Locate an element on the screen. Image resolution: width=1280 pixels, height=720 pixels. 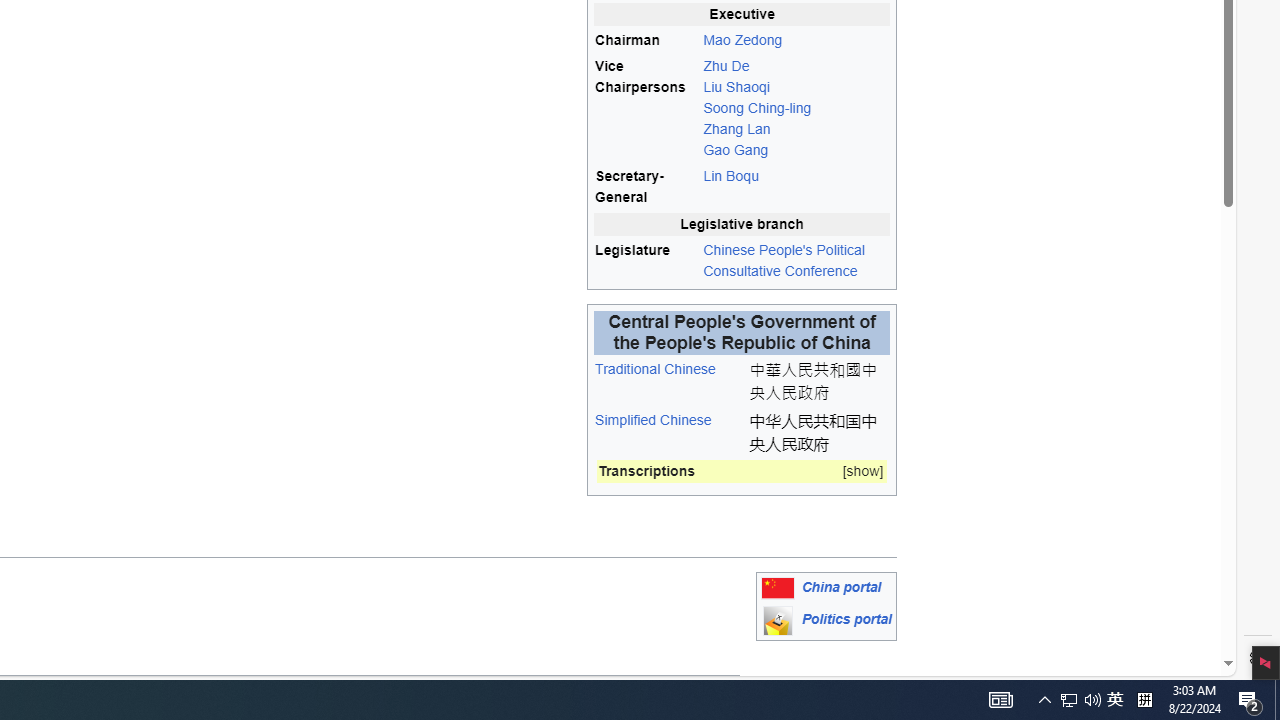
'Chinese People' is located at coordinates (795, 259).